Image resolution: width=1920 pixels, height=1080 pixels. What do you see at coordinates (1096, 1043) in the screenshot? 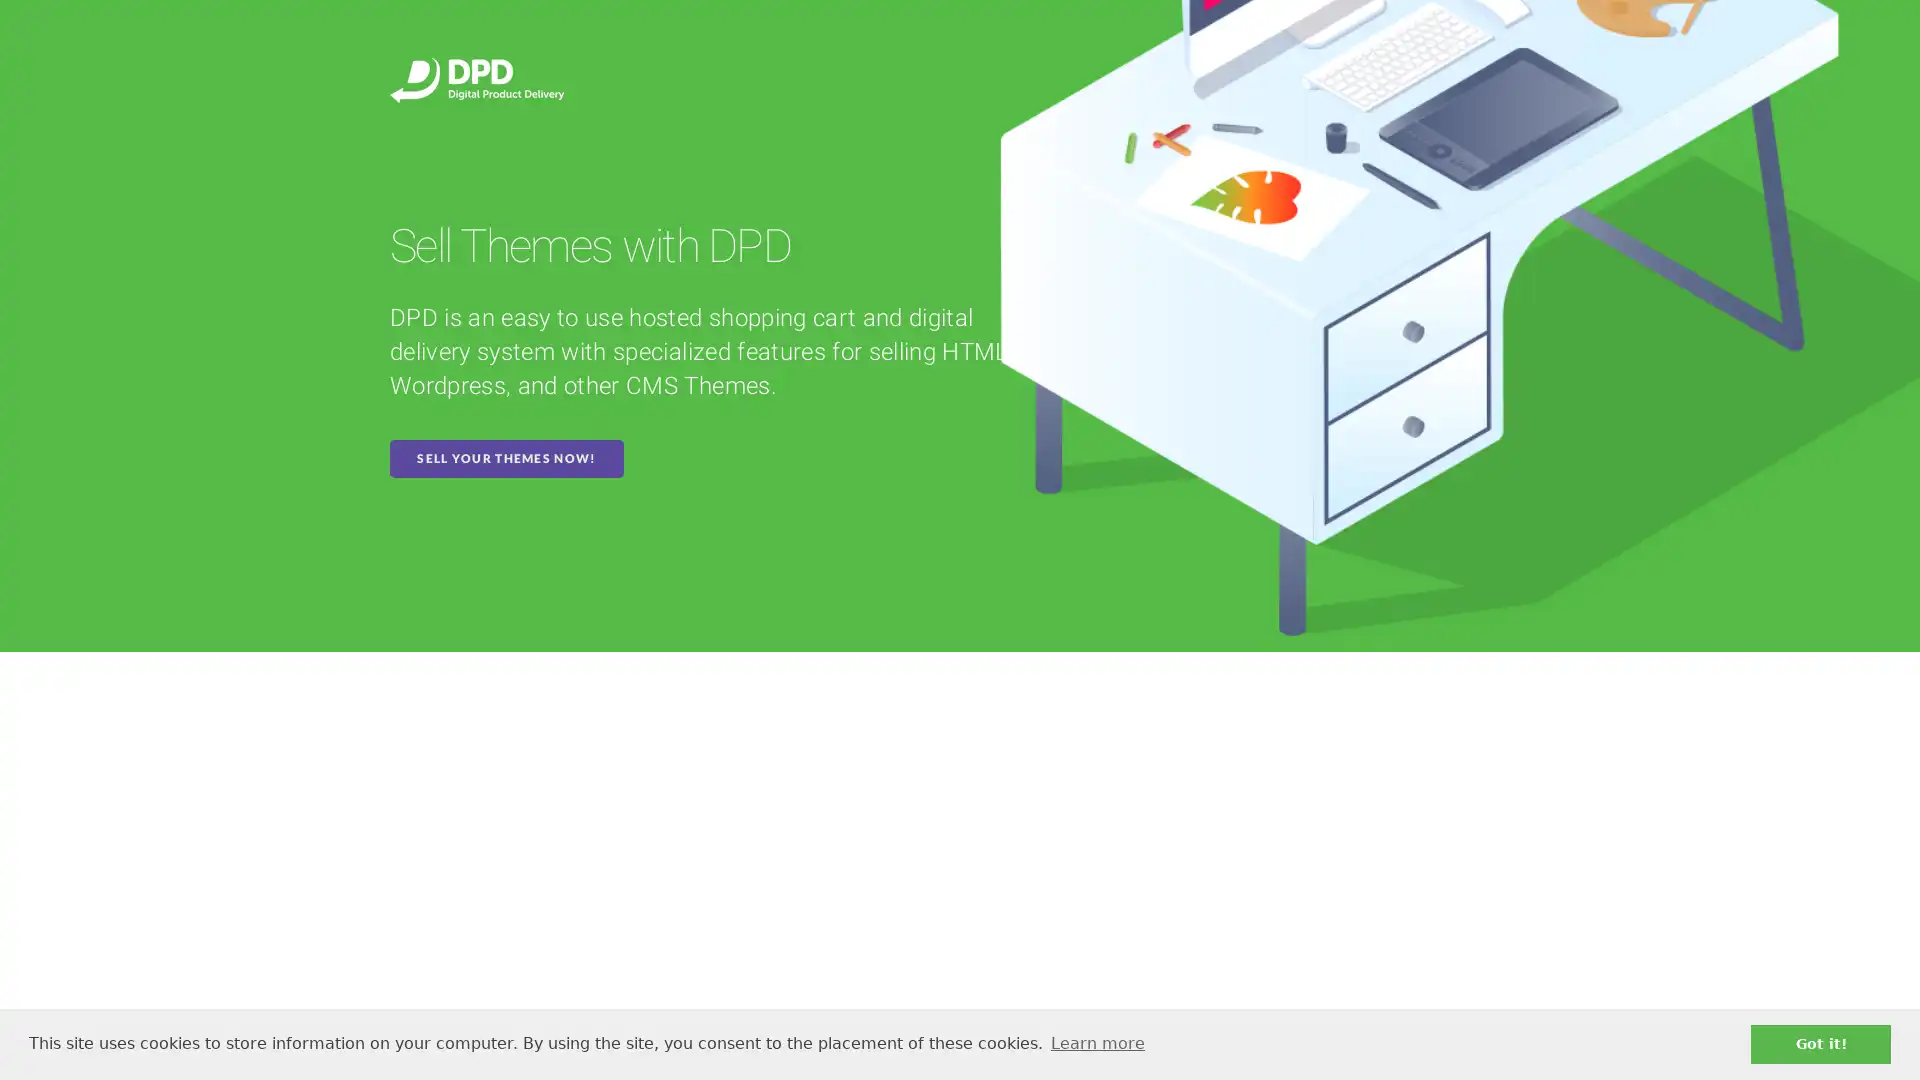
I see `learn more about cookies` at bounding box center [1096, 1043].